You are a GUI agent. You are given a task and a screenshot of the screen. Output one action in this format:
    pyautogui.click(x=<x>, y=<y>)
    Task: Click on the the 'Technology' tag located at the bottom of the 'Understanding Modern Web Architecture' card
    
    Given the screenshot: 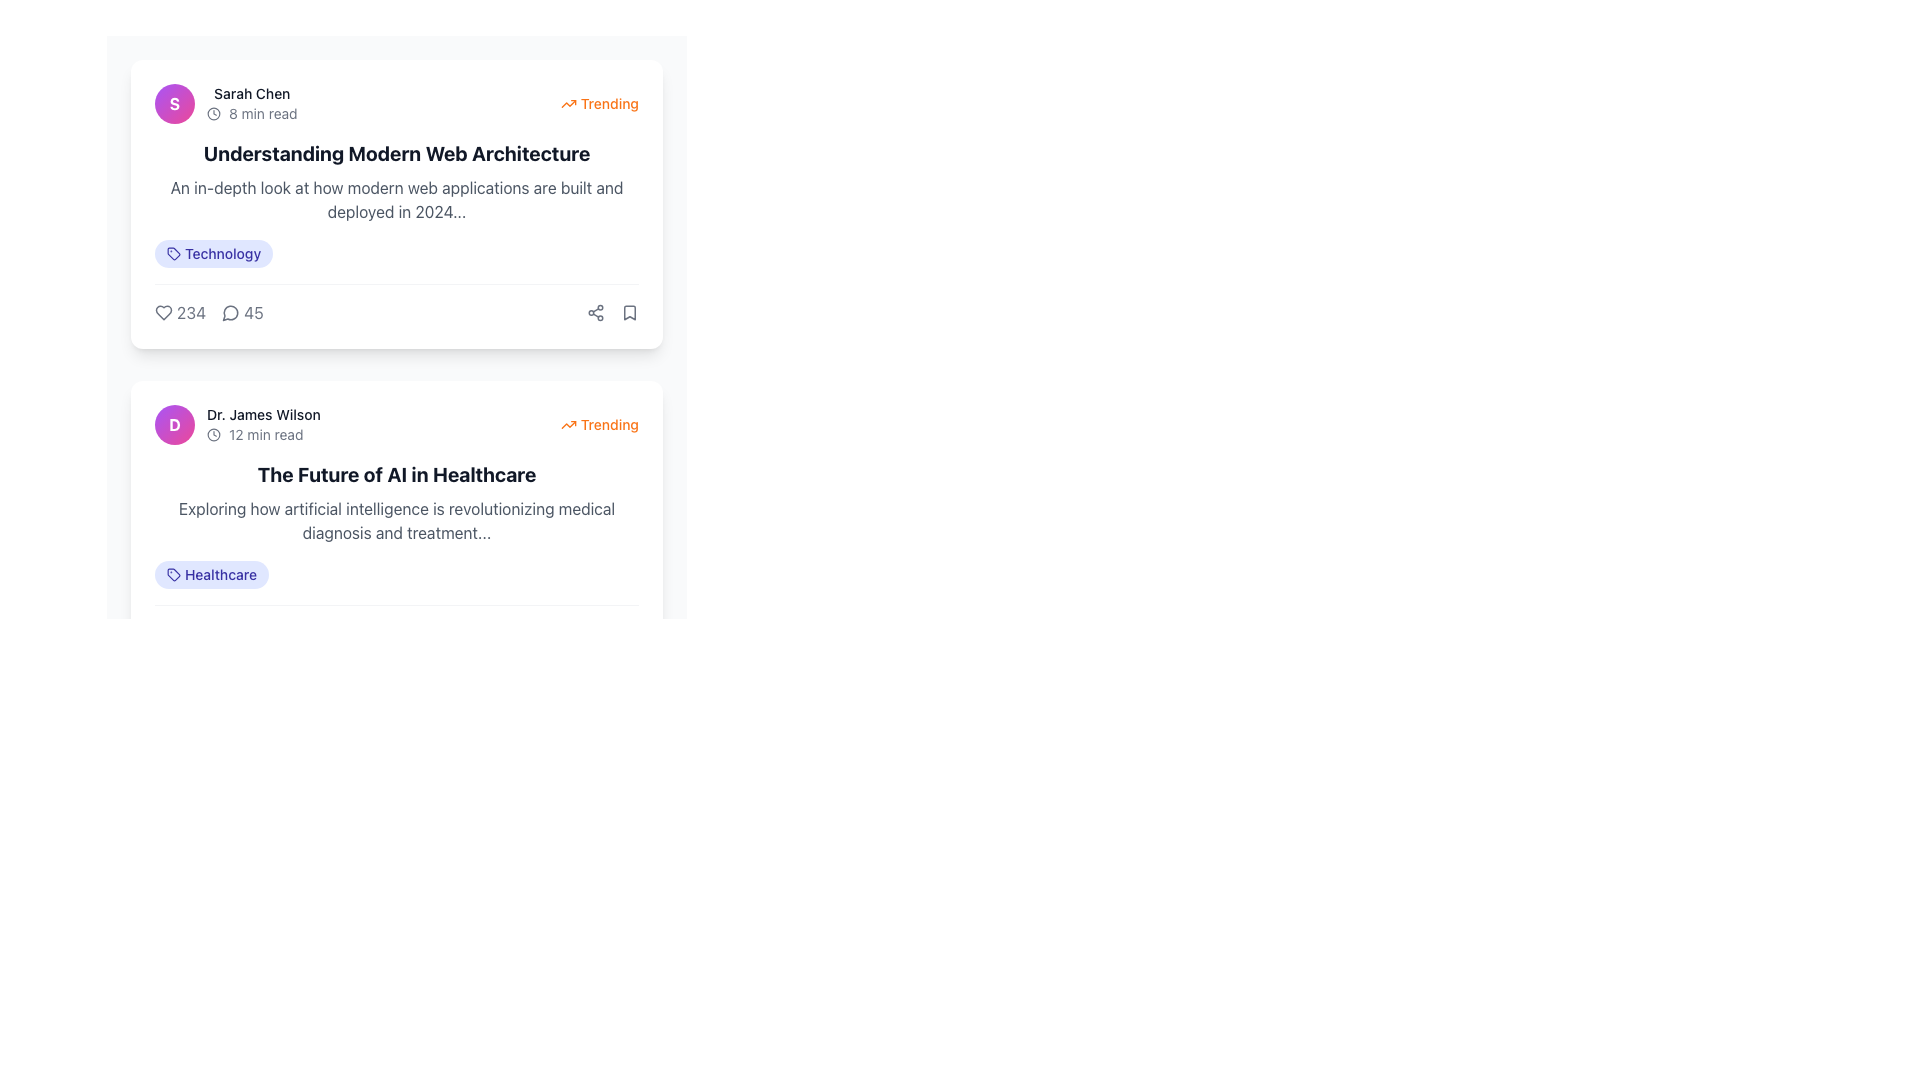 What is the action you would take?
    pyautogui.click(x=397, y=253)
    